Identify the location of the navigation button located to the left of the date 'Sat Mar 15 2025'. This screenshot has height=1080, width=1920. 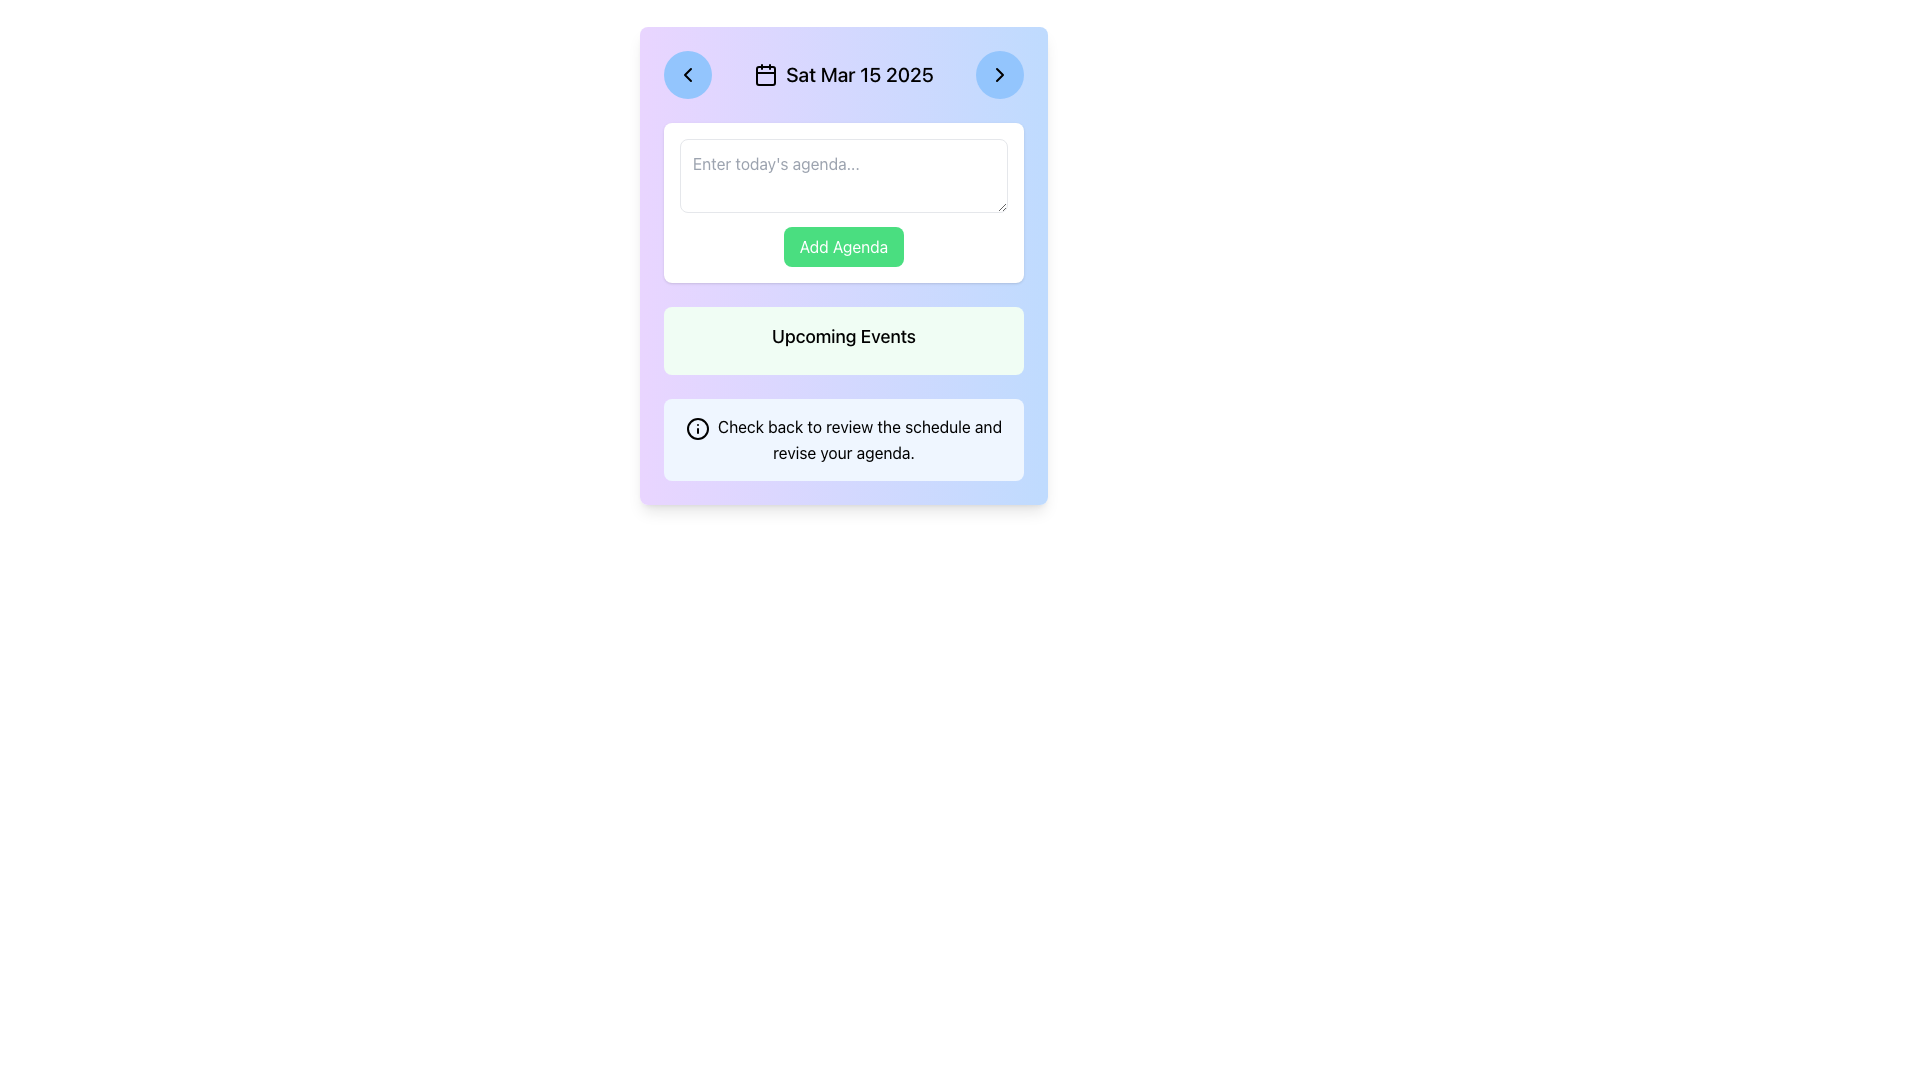
(687, 73).